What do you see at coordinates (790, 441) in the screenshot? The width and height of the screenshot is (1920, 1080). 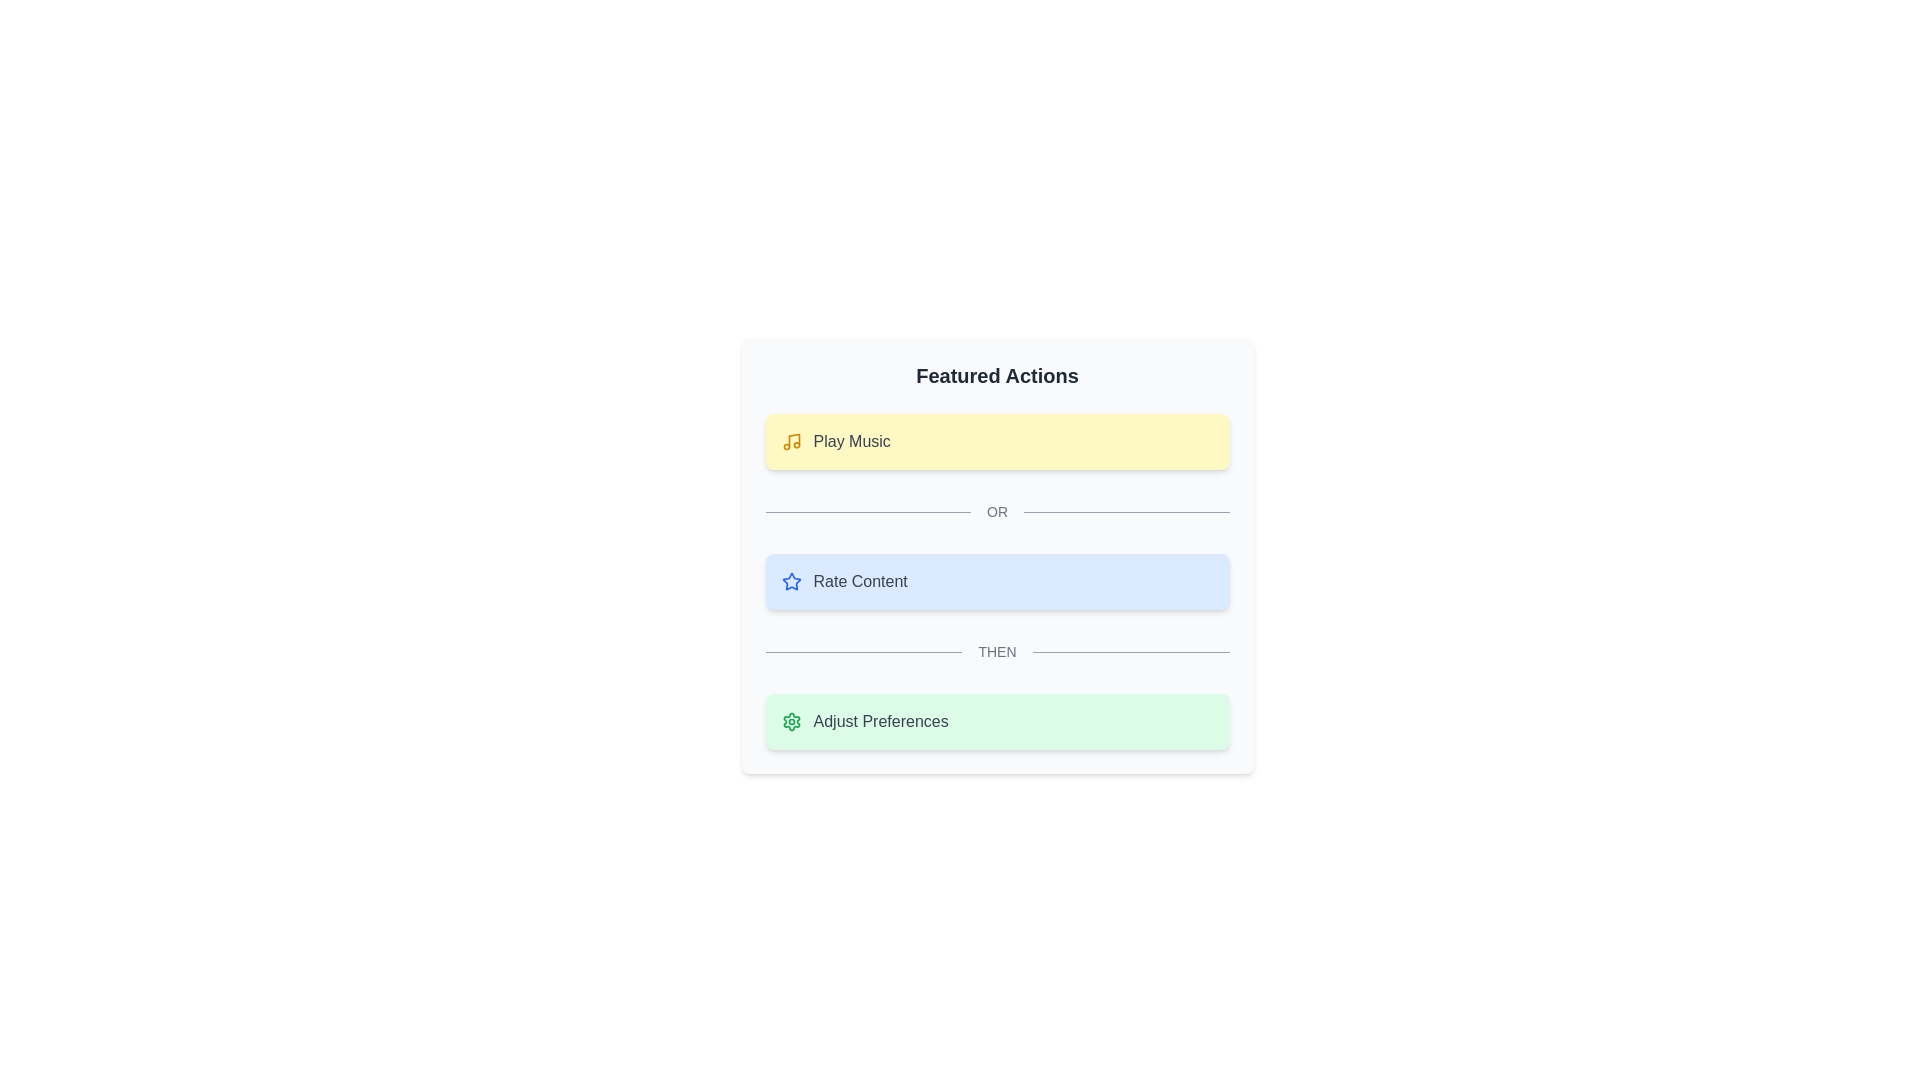 I see `the 'Play Music' button, which contains the icon on the far left and is labeled with the text 'Play Music'` at bounding box center [790, 441].